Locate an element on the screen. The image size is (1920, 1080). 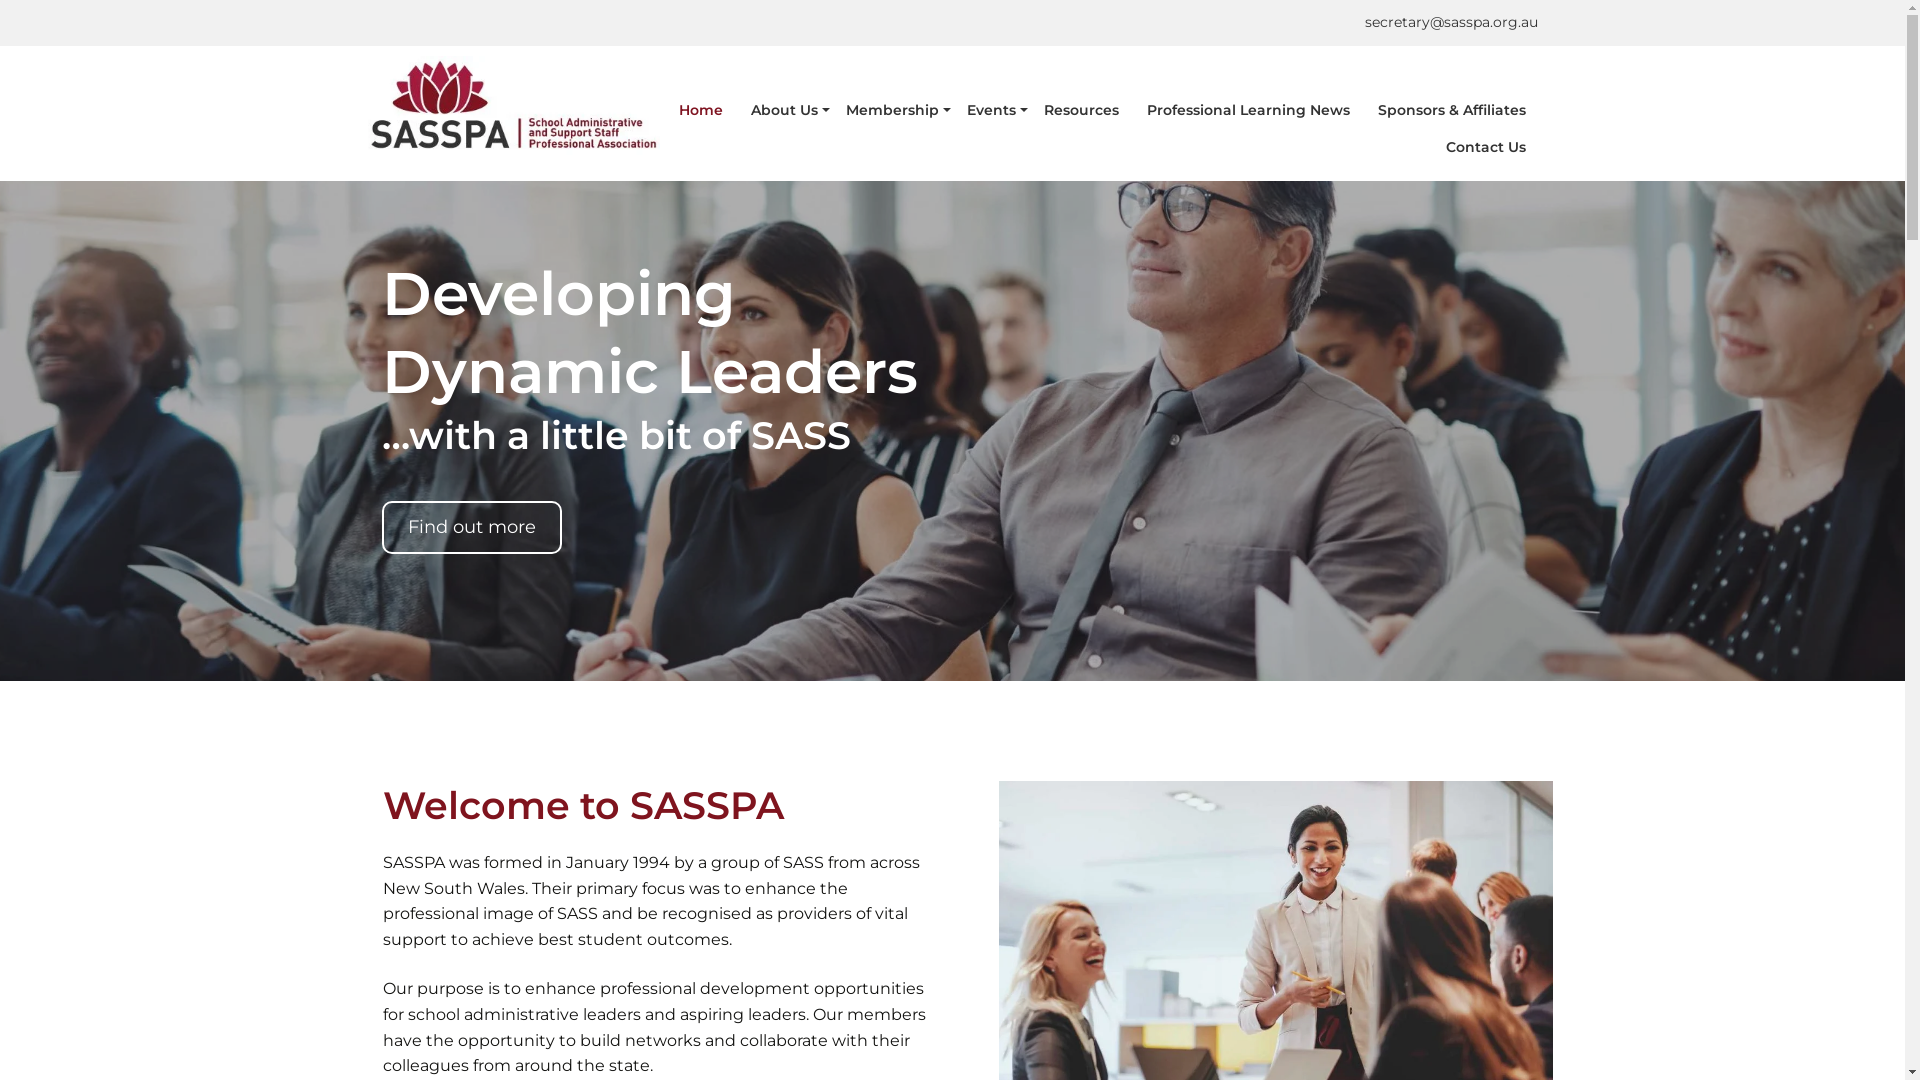
'Contact Us' is located at coordinates (1433, 146).